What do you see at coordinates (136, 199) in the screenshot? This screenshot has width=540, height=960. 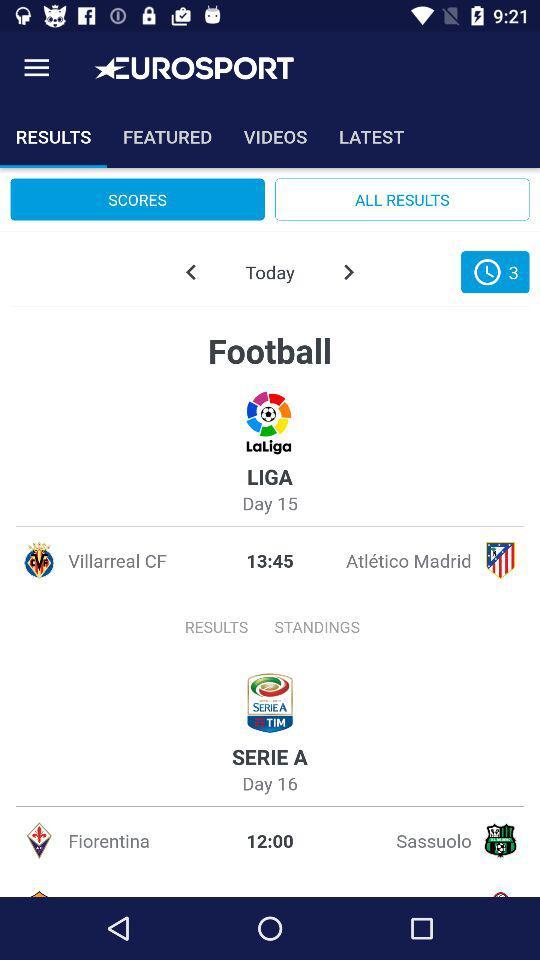 I see `item to the left of the all results` at bounding box center [136, 199].